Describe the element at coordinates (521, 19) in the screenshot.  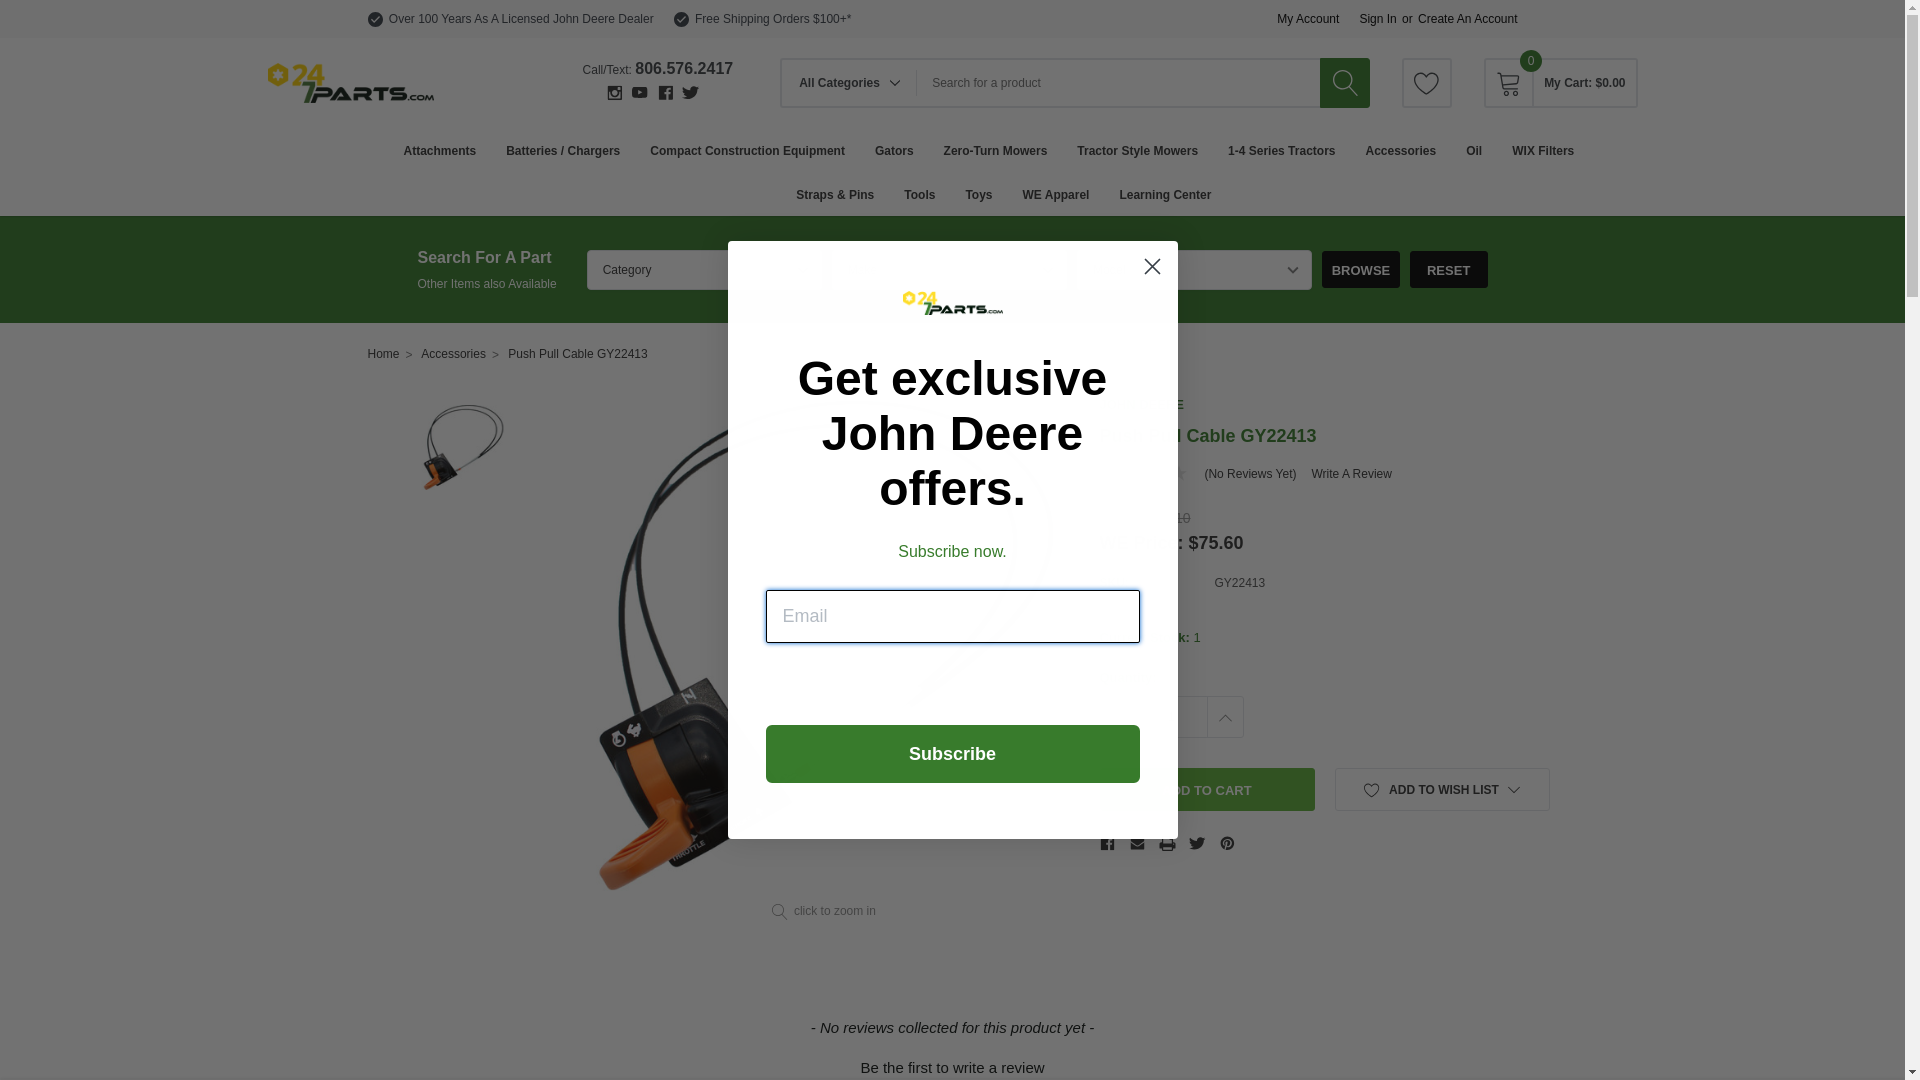
I see `'Over 100 Years As A Licensed John Deere Dealer'` at that location.